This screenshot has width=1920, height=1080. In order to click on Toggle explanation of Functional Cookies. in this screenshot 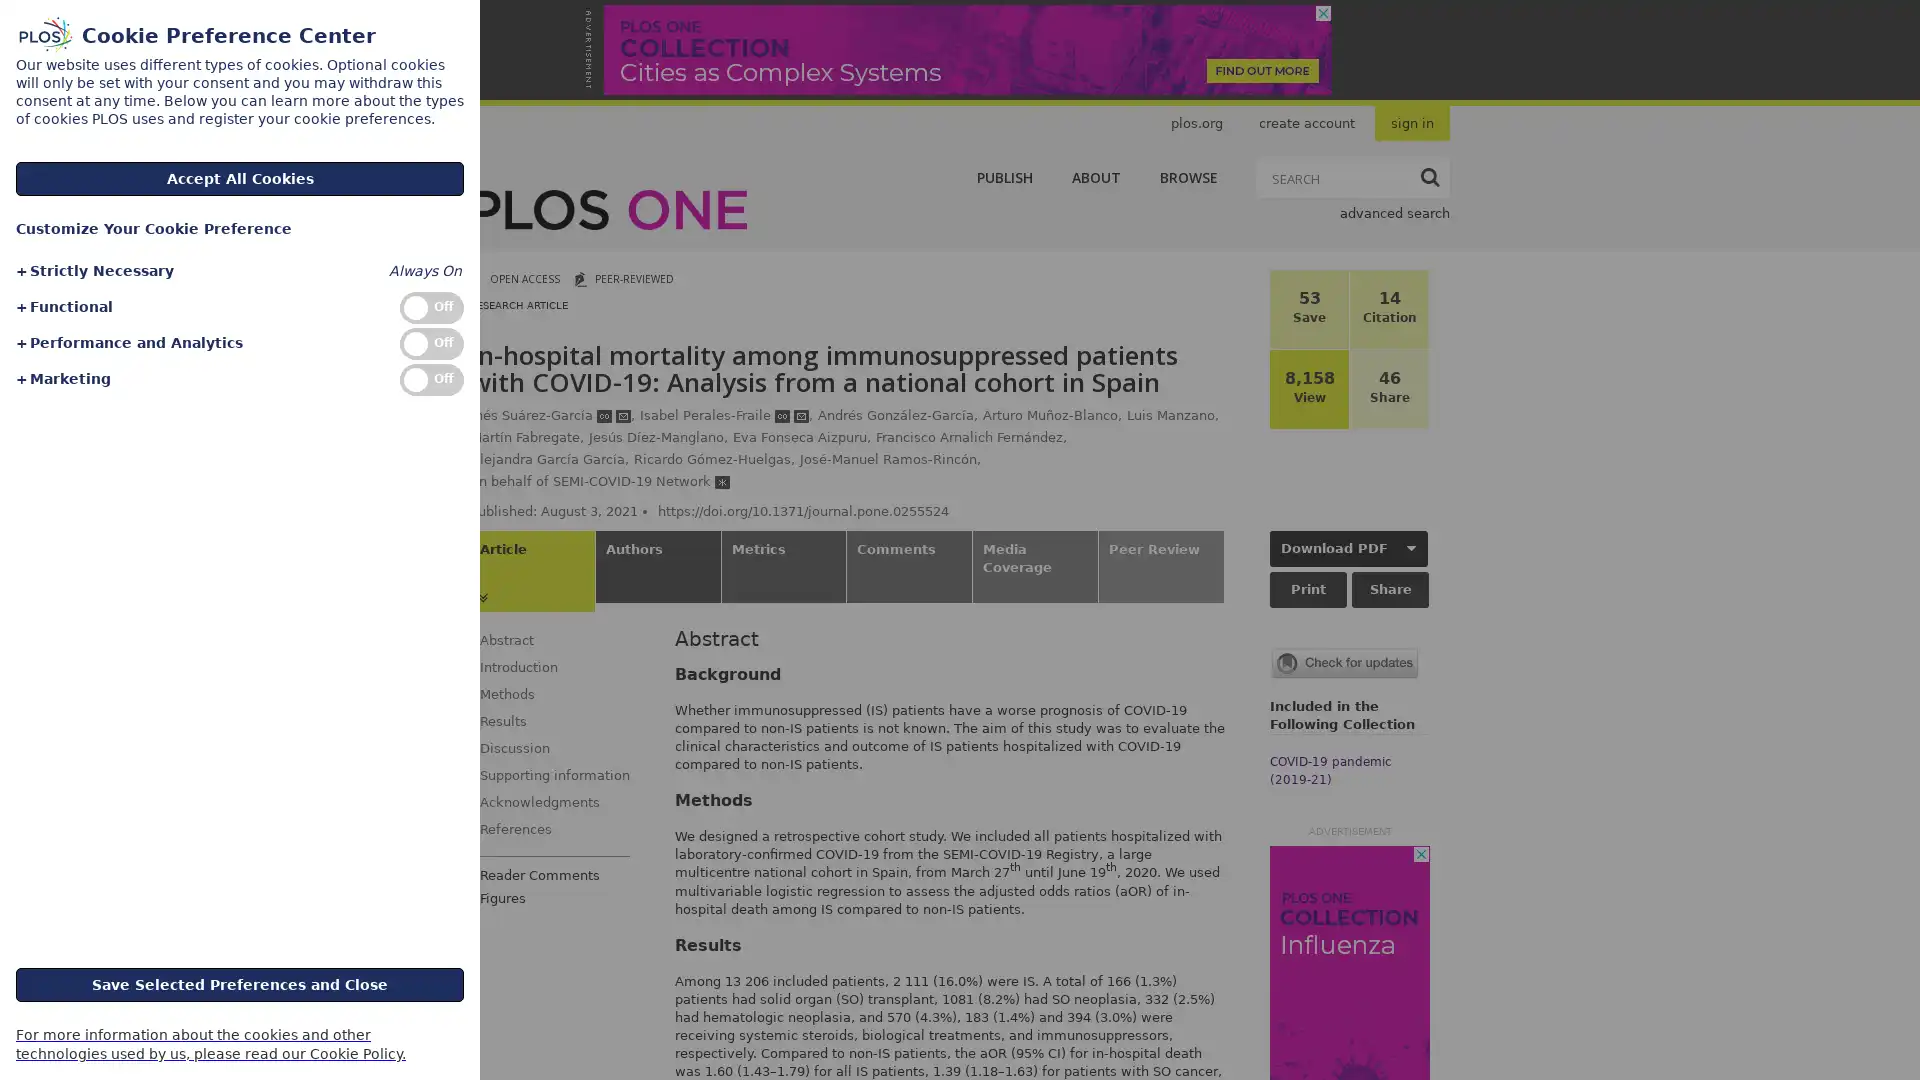, I will do `click(63, 307)`.